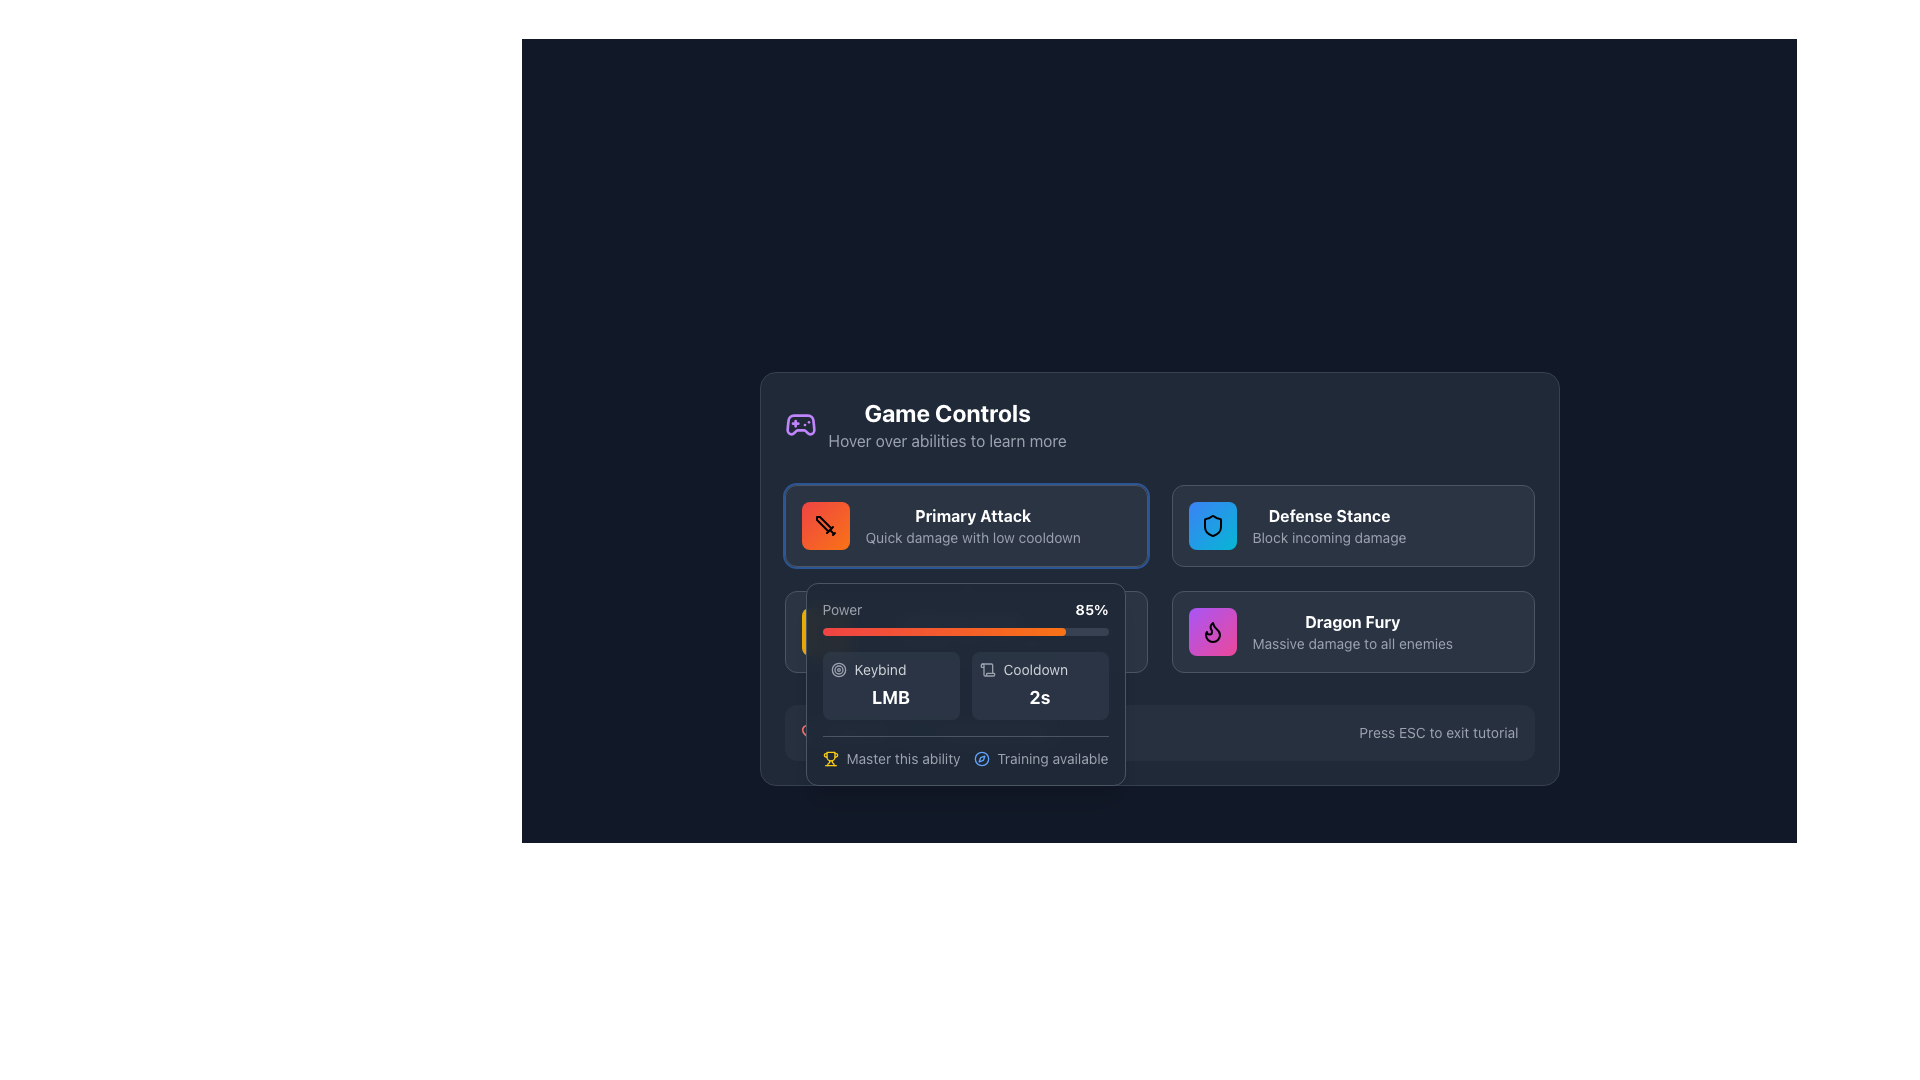 This screenshot has width=1920, height=1080. I want to click on the current progression of the 'Power' metric represented by the progress bar indicator located in the 'Game Controls' section, so click(943, 632).